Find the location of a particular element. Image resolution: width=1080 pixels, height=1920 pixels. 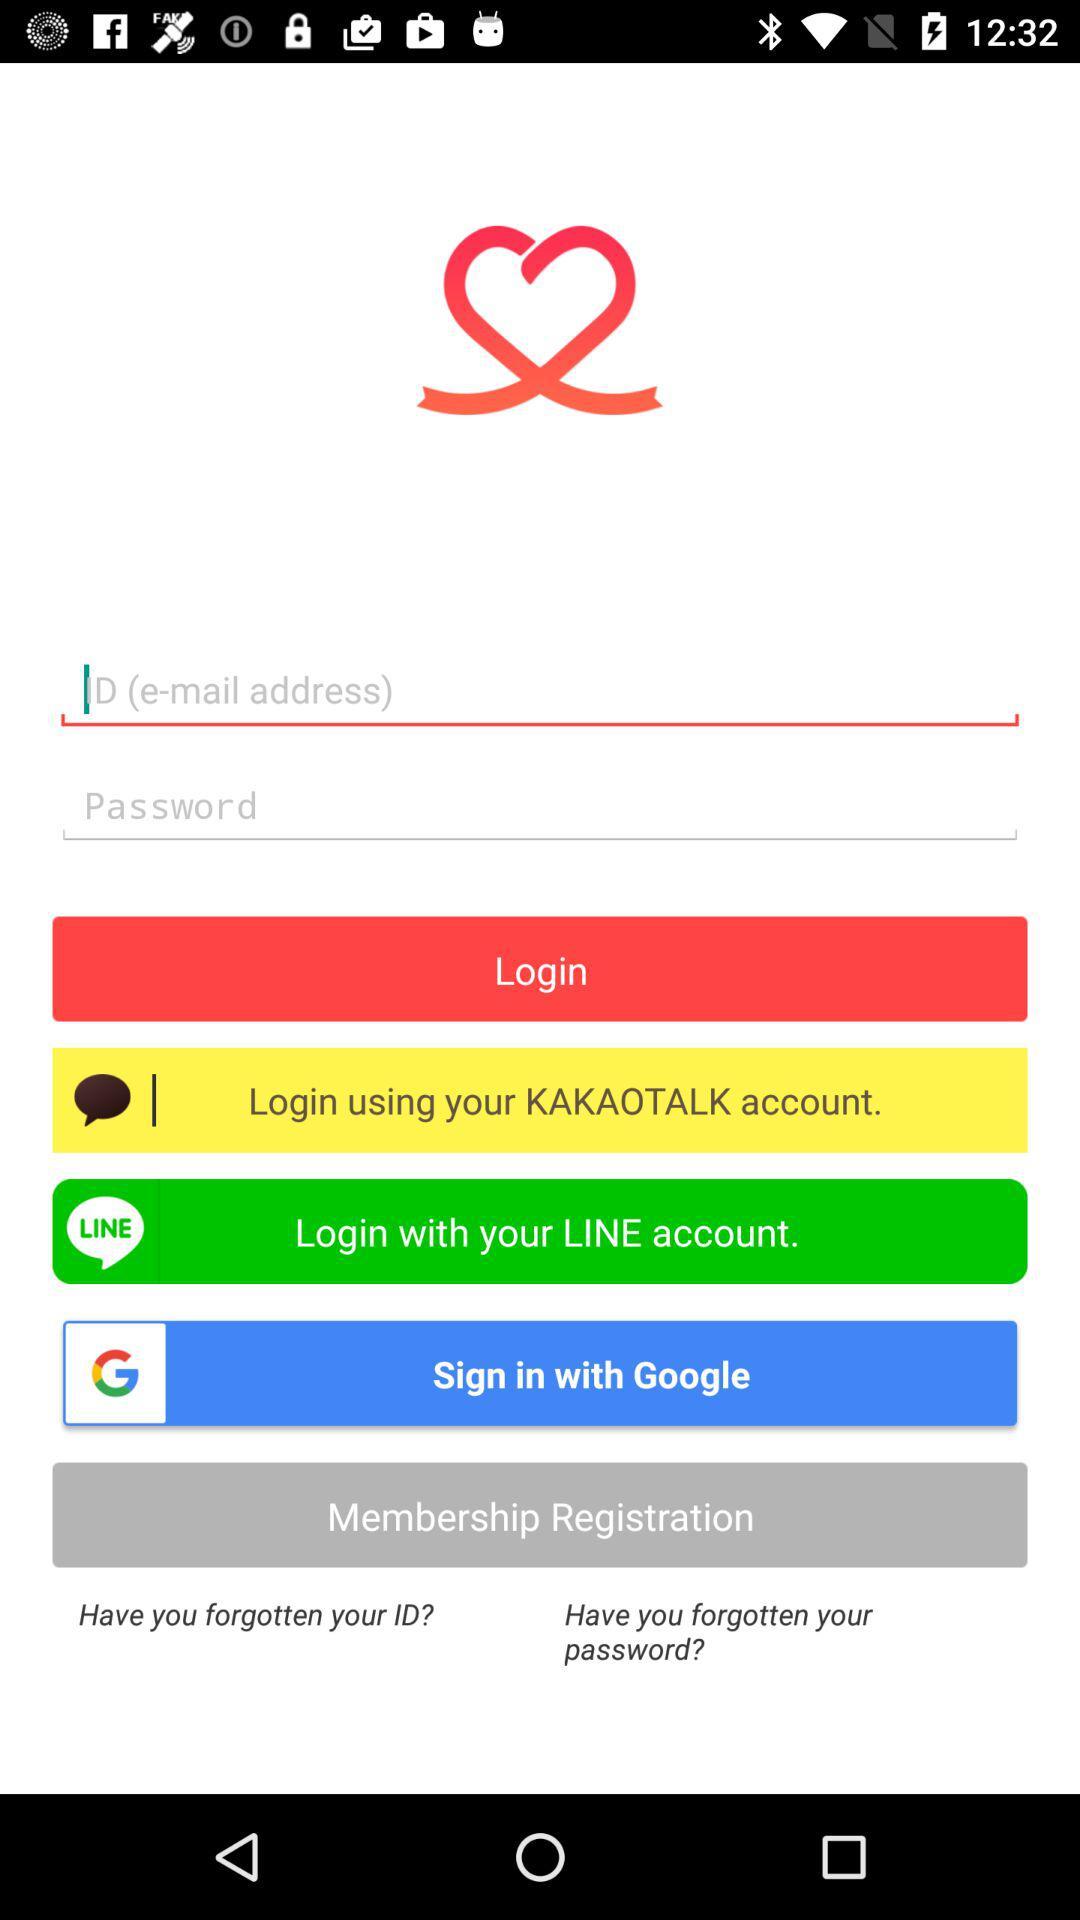

the membership registration item is located at coordinates (540, 1515).